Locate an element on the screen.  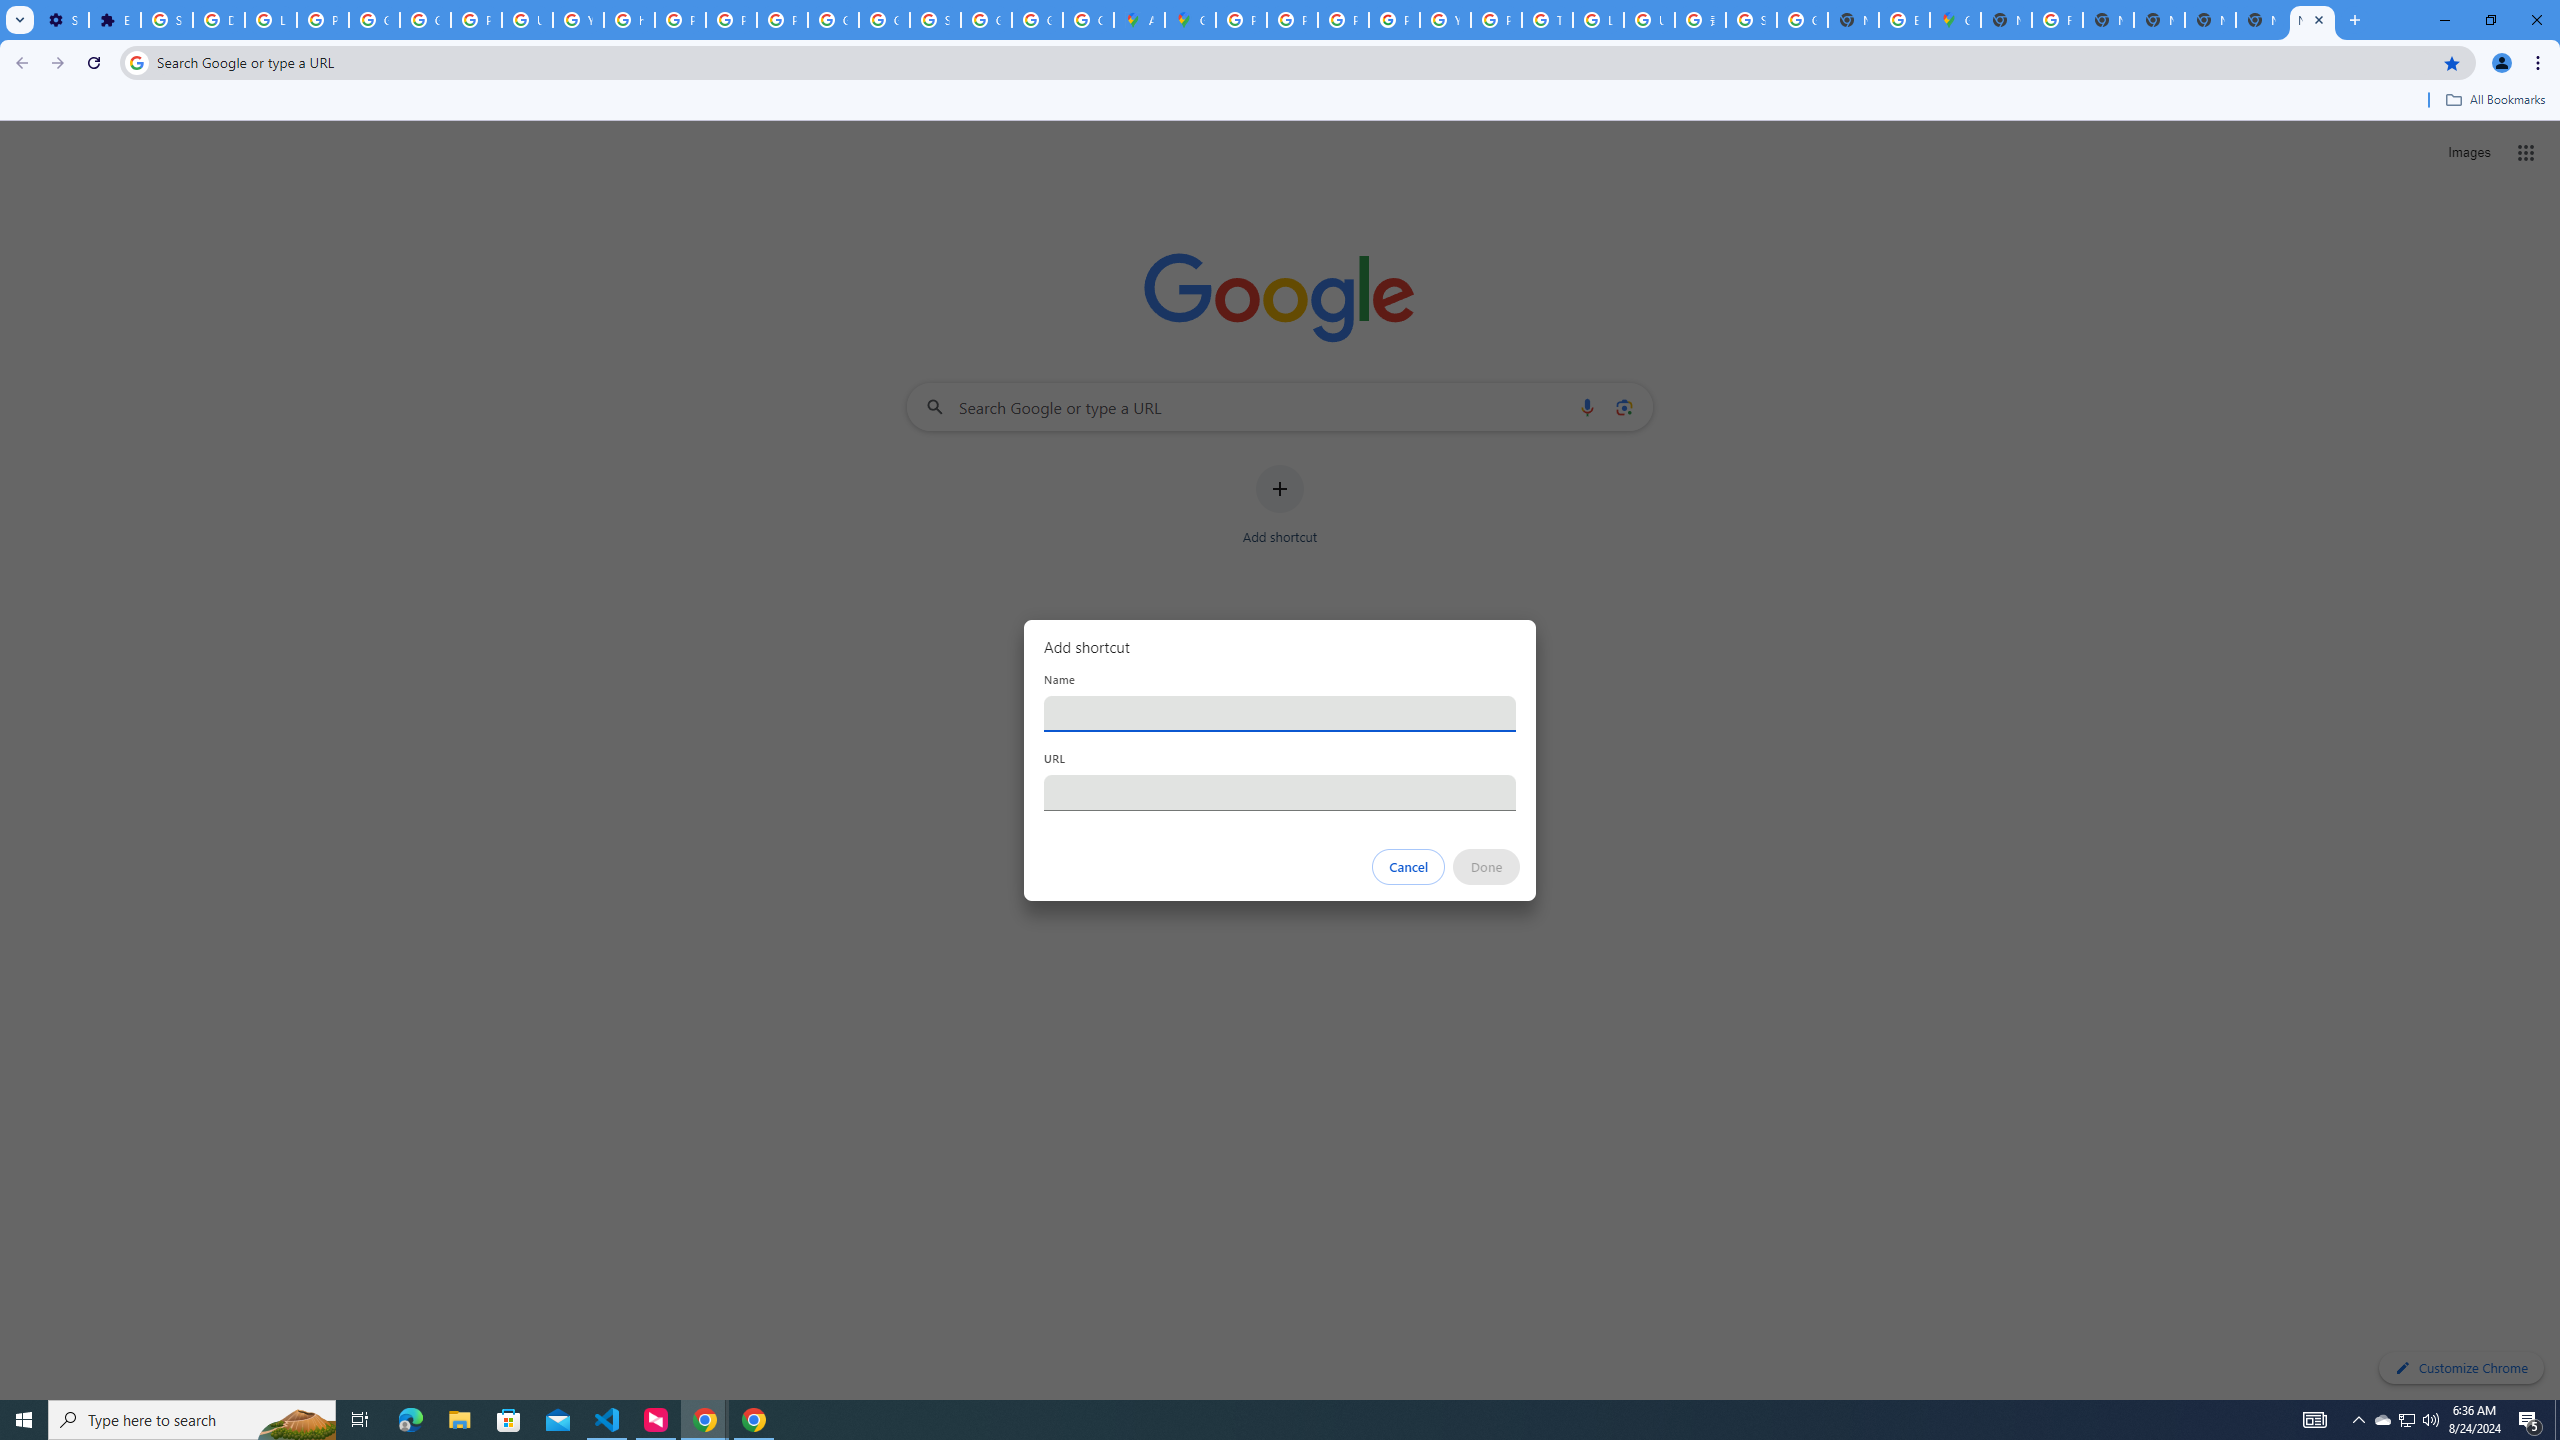
'Google Account Help' is located at coordinates (375, 19).